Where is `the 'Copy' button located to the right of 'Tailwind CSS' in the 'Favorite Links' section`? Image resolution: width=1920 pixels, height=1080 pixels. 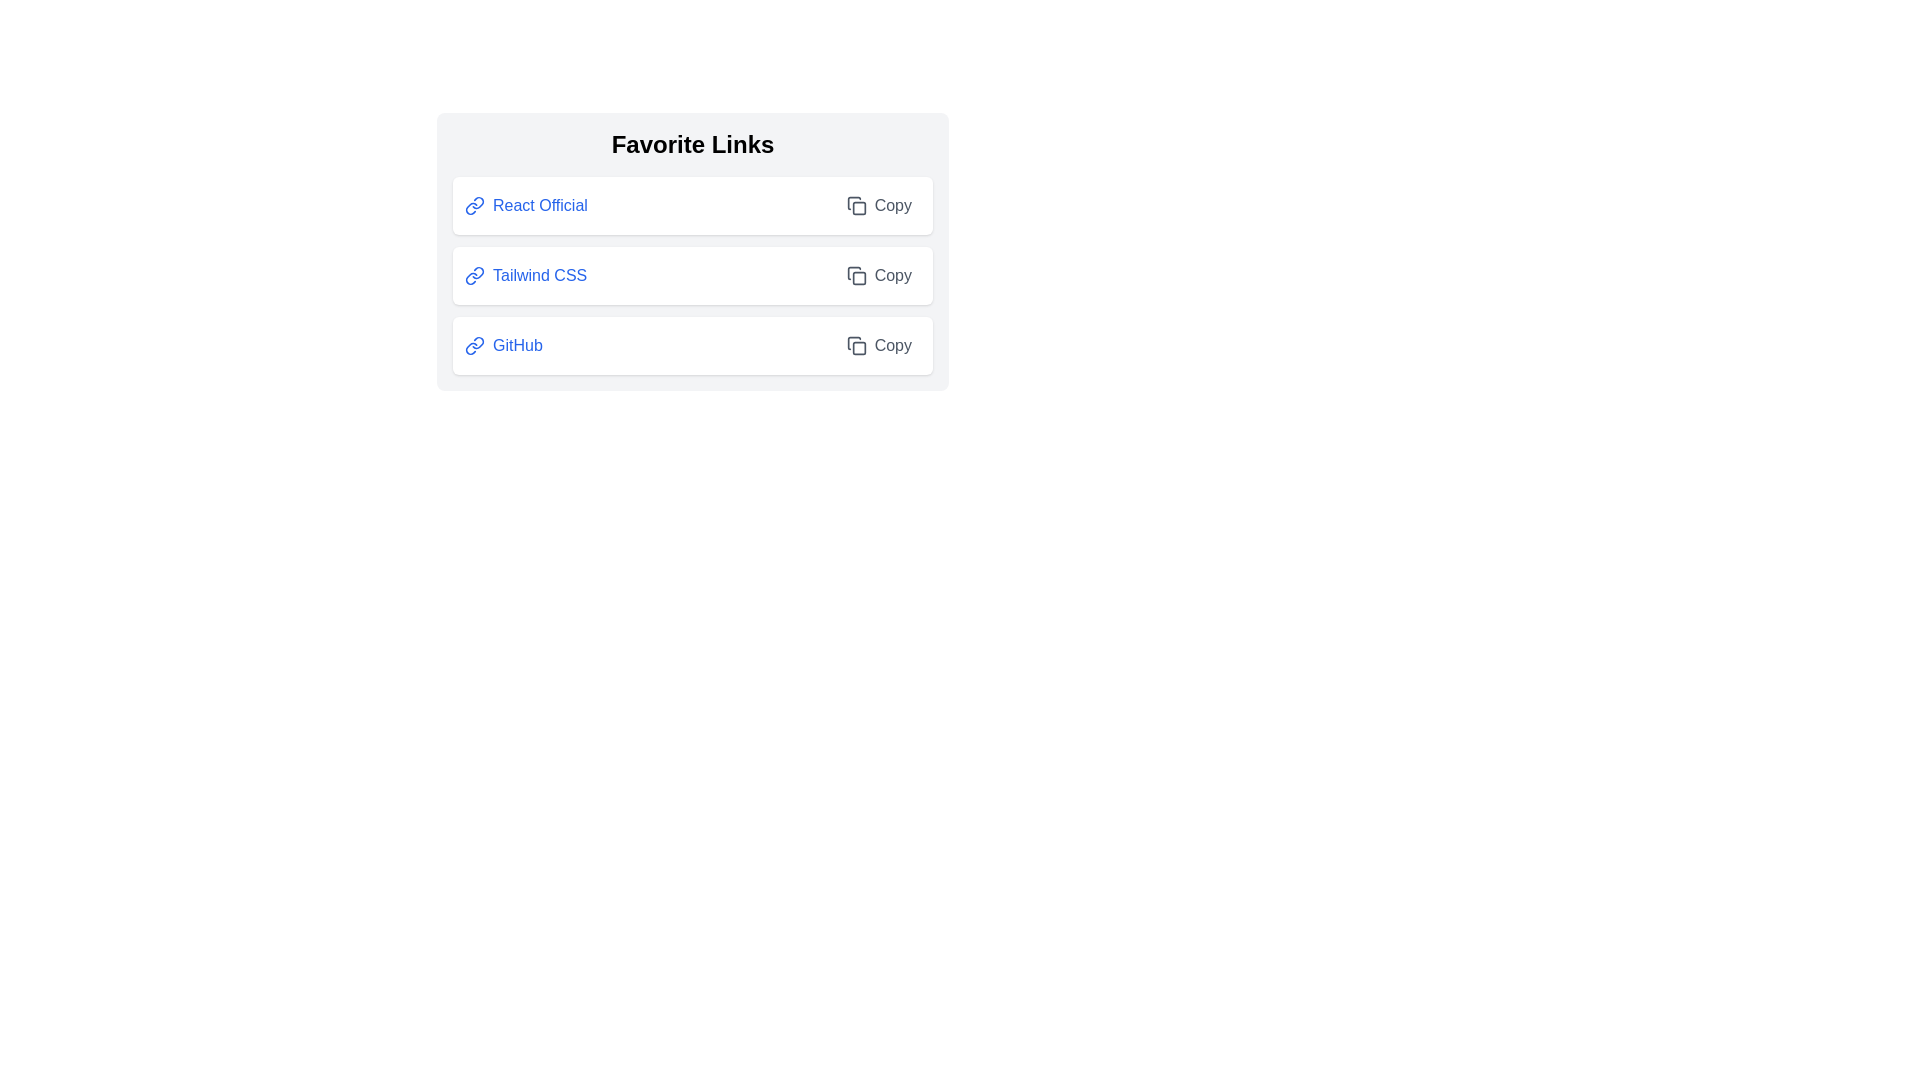 the 'Copy' button located to the right of 'Tailwind CSS' in the 'Favorite Links' section is located at coordinates (879, 276).